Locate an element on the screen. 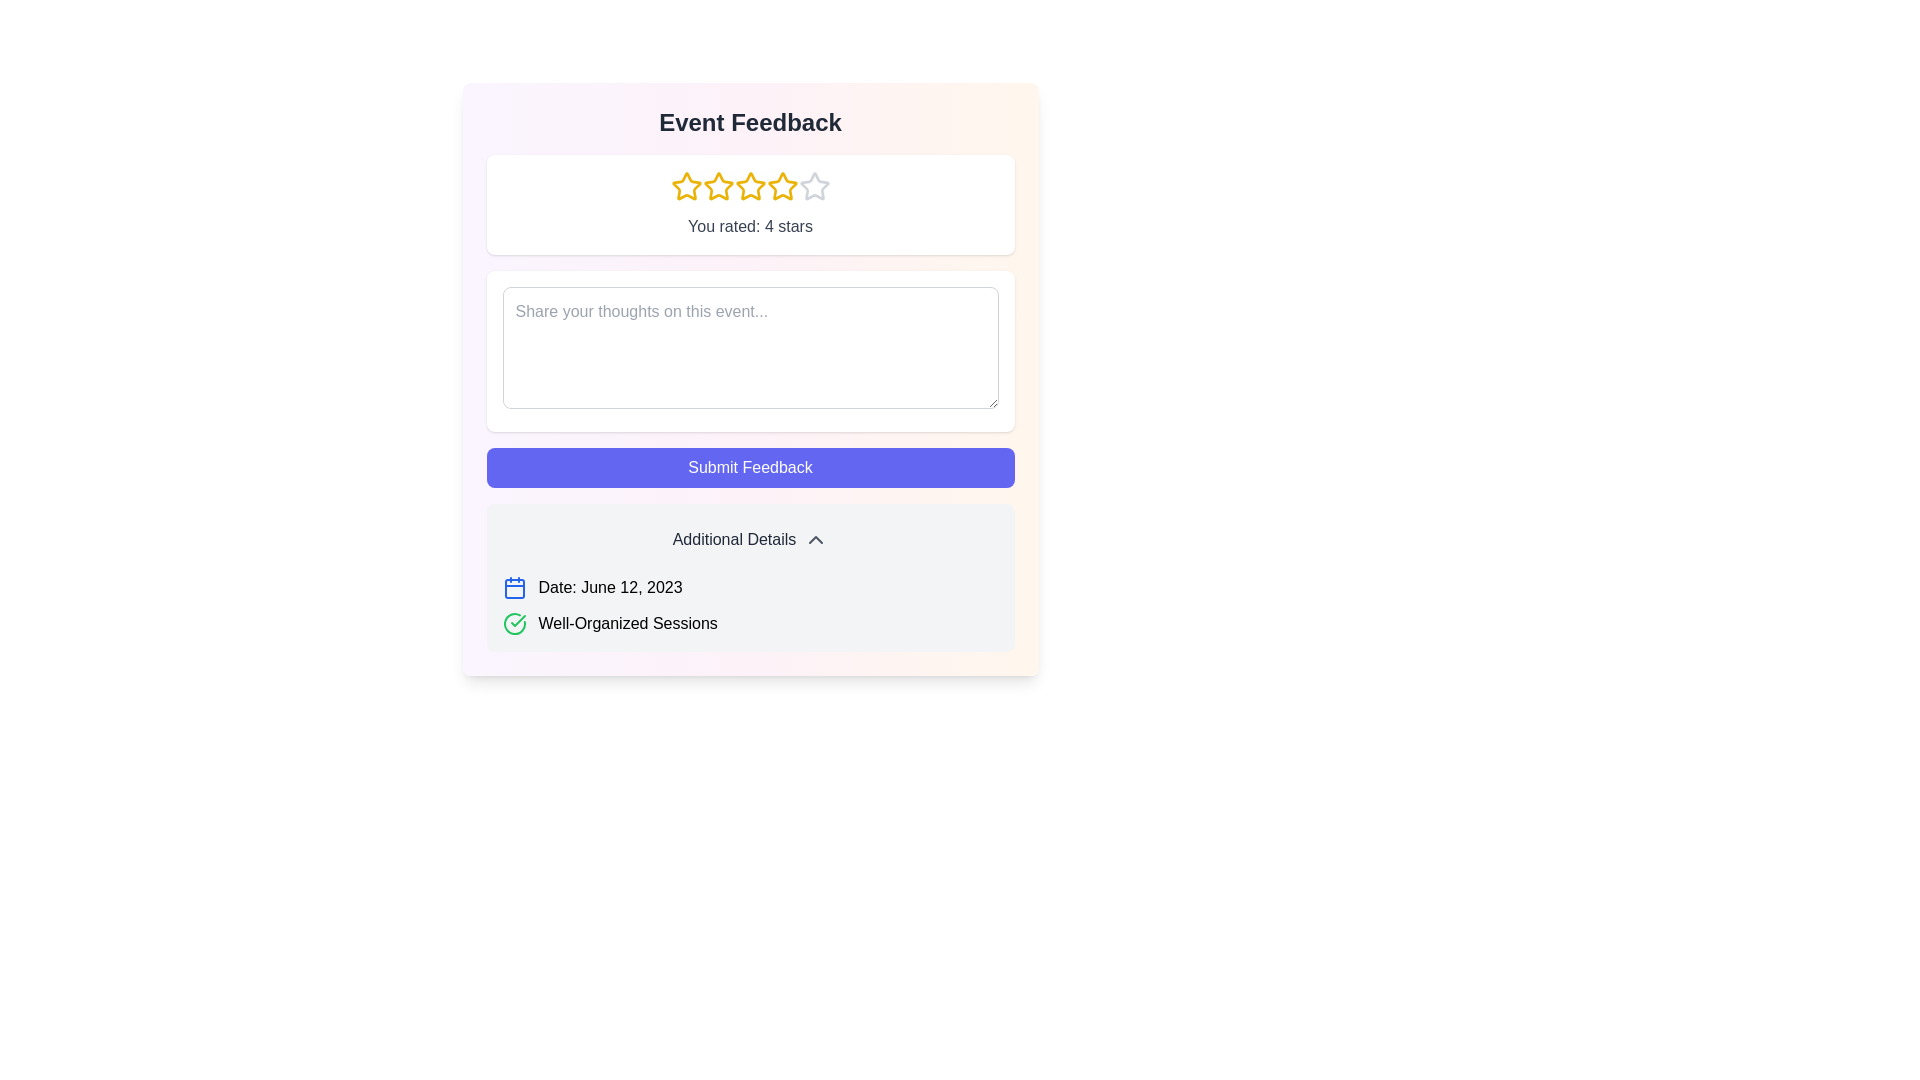  the fifth star icon in the rating component located beneath the title 'Event Feedback' is located at coordinates (814, 186).